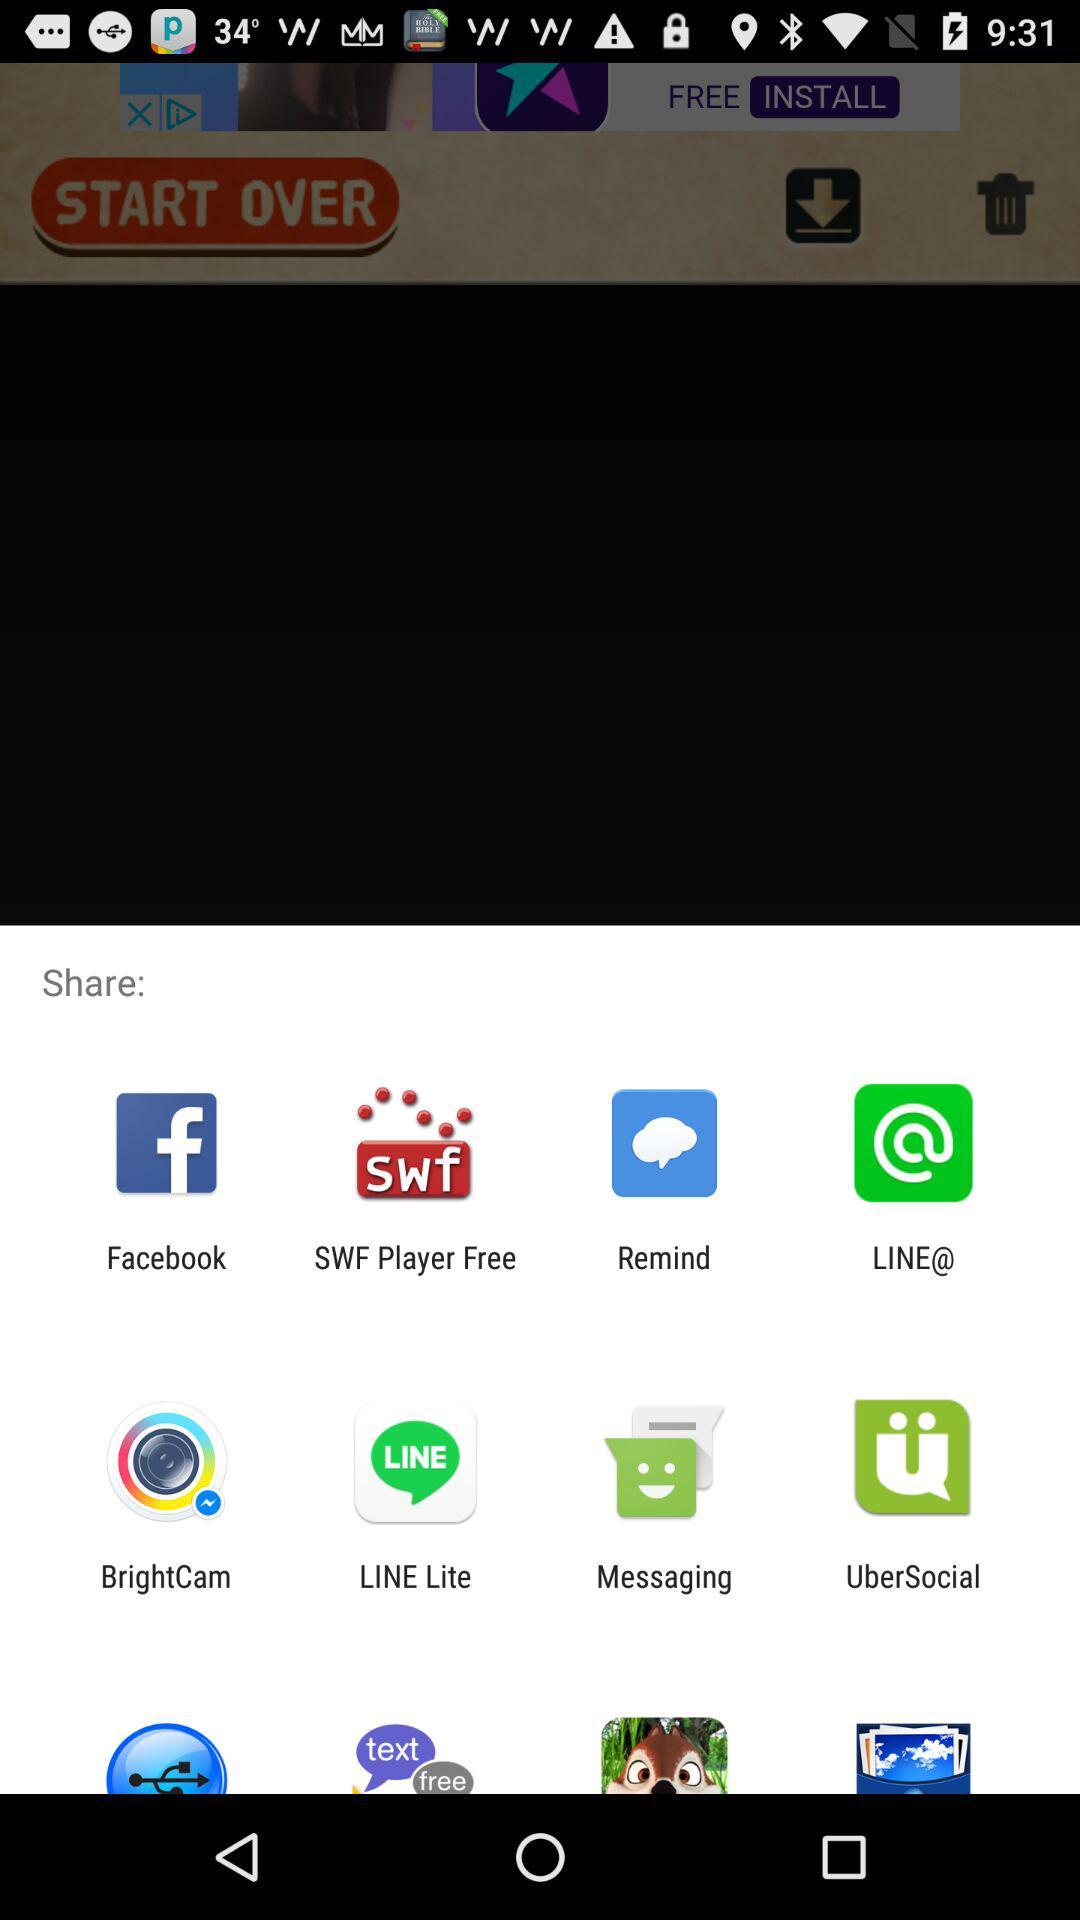 The image size is (1080, 1920). I want to click on item next to ubersocial item, so click(664, 1592).